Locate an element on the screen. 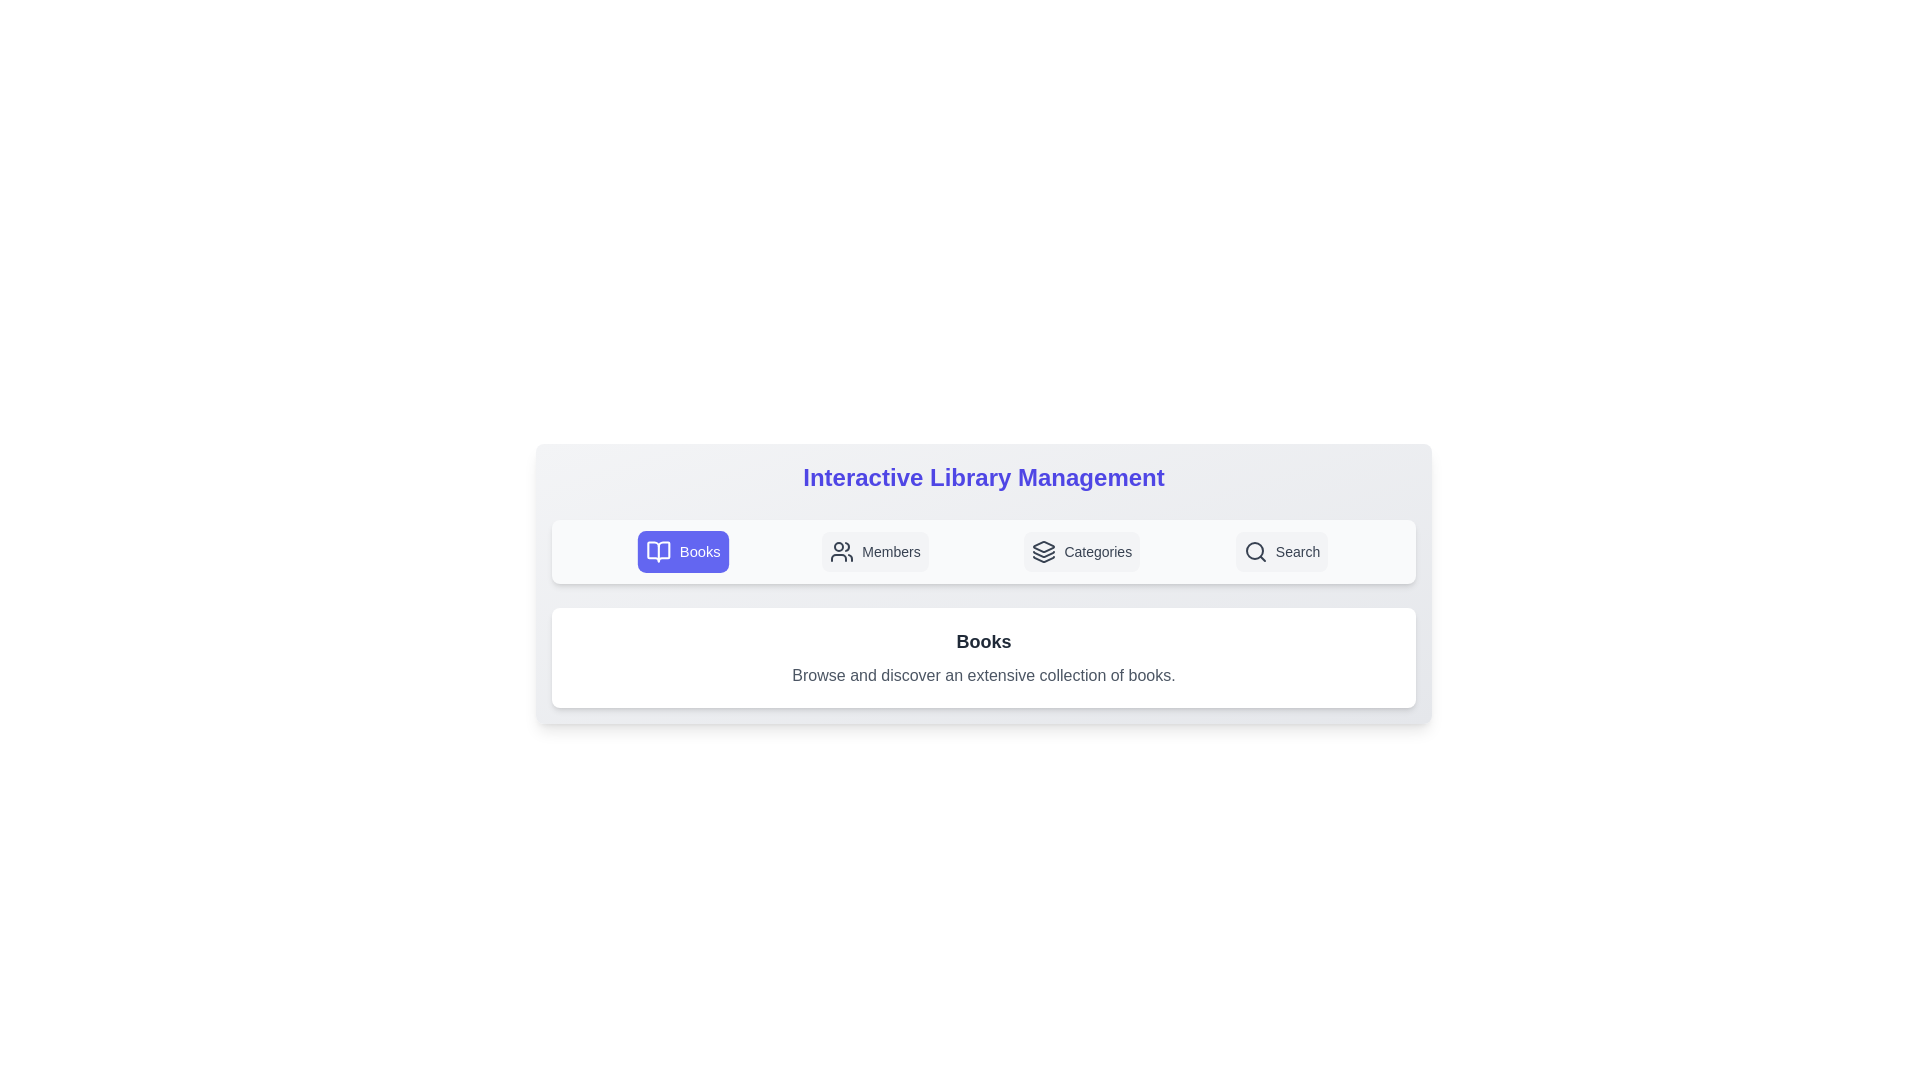 The image size is (1920, 1080). the descriptive subtitle text block located directly below the 'Books' heading in the middle-lower section of the interface is located at coordinates (983, 675).